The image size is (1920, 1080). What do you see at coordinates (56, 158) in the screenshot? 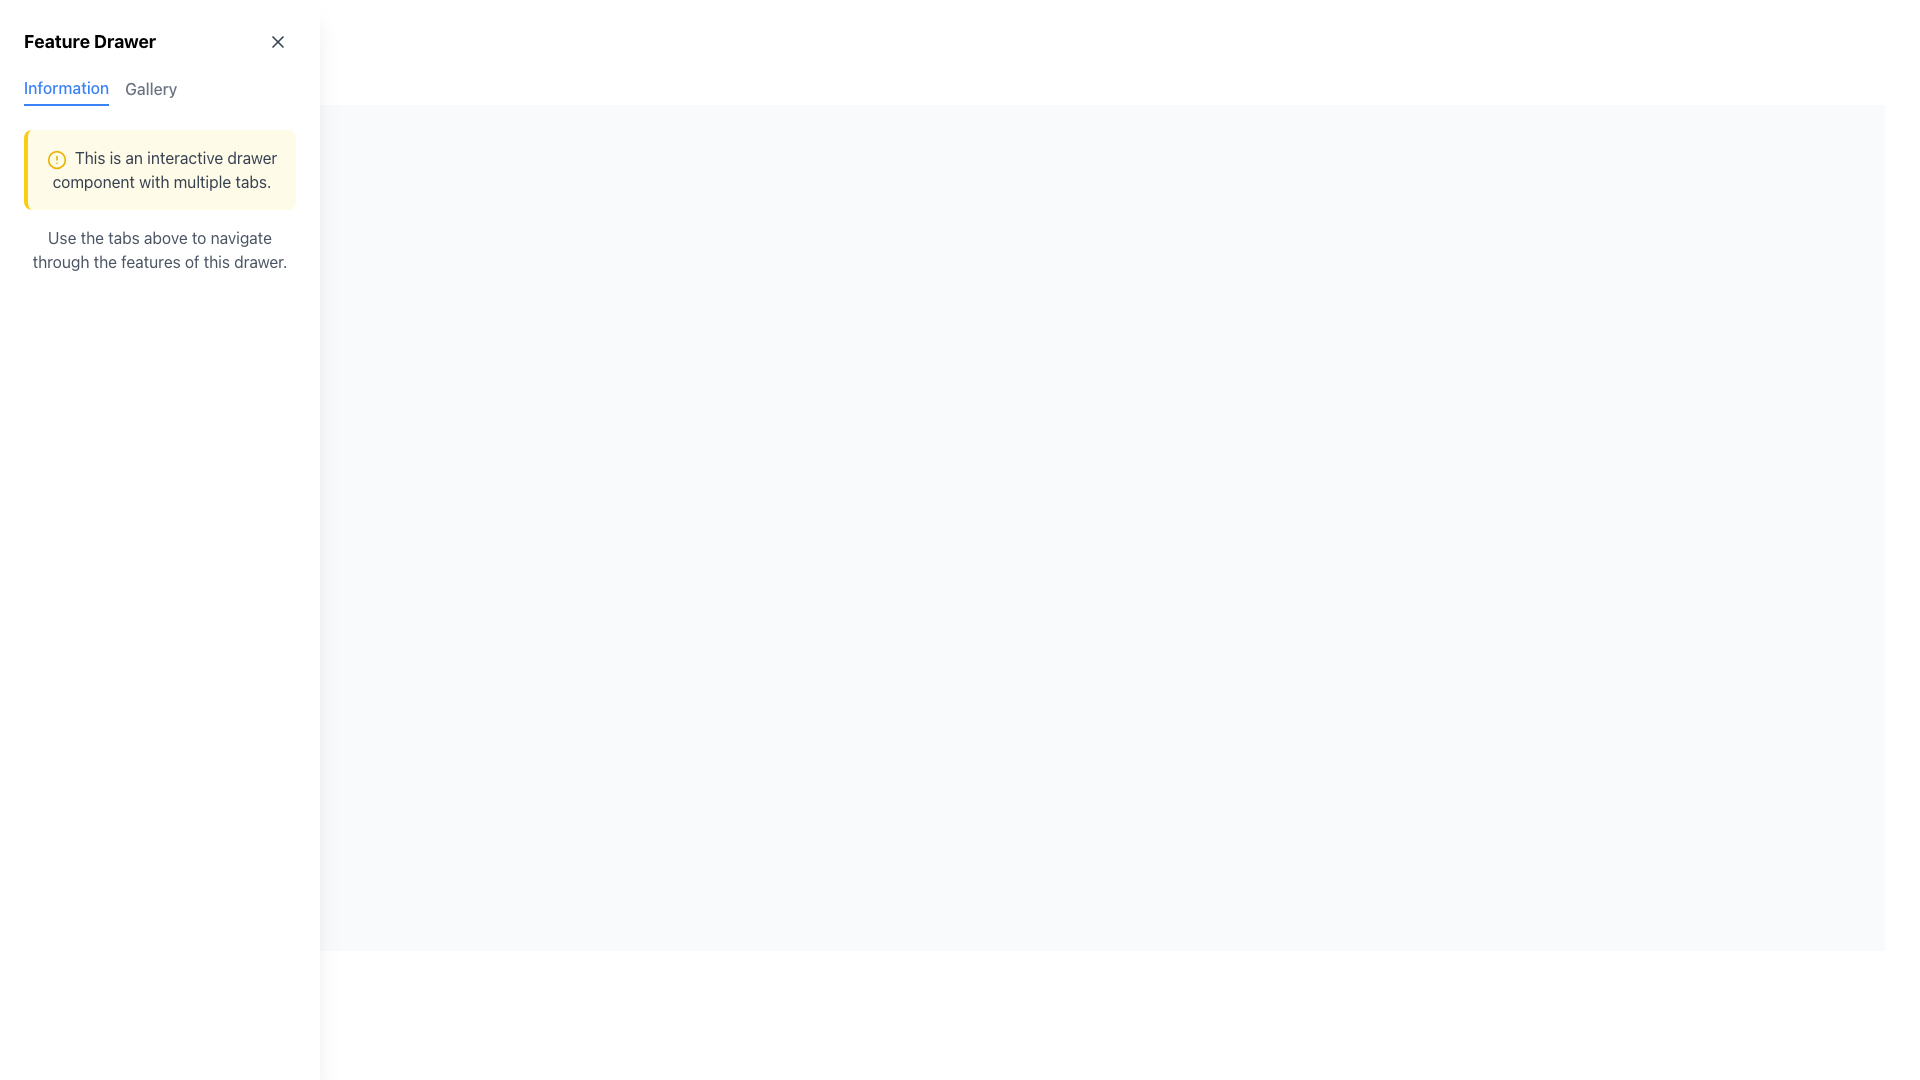
I see `the circular alert icon with a yellow border and exclamation mark, located at the center of the notification block` at bounding box center [56, 158].